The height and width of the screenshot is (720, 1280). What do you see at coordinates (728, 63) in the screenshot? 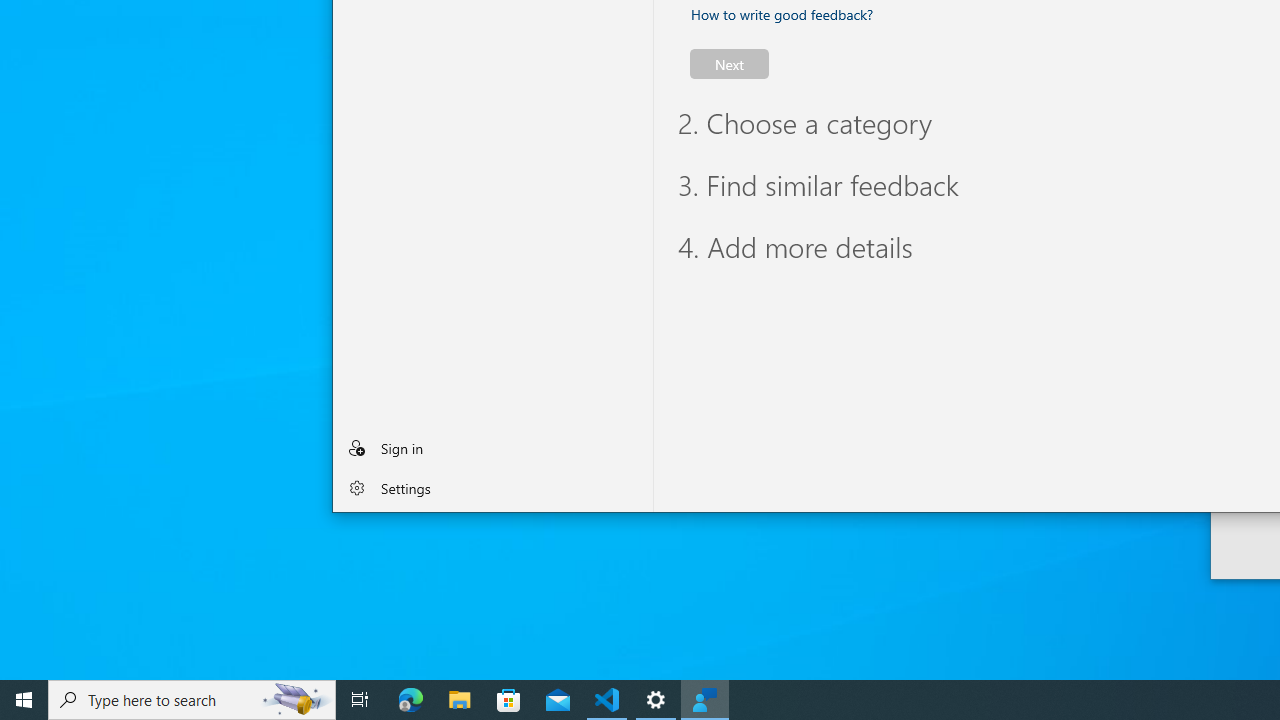
I see `'Next'` at bounding box center [728, 63].